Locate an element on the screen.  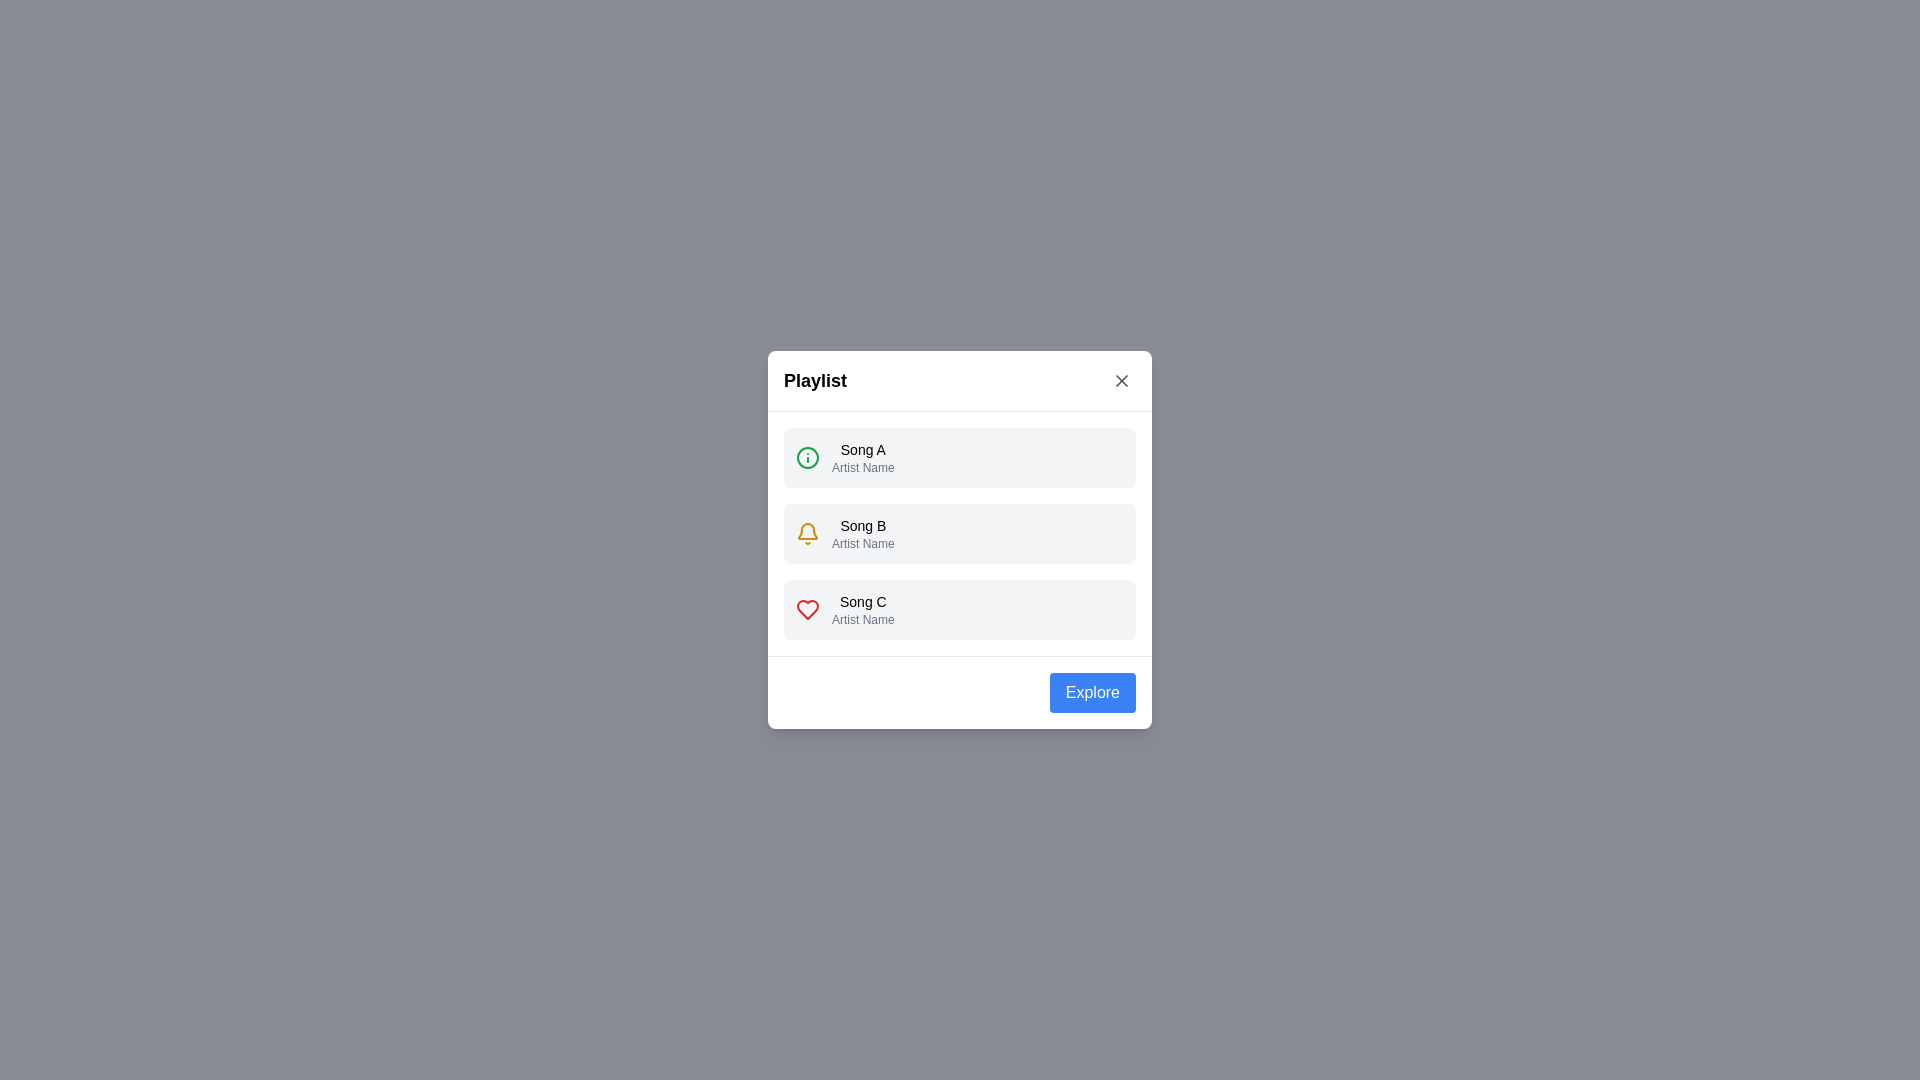
the 'Explore' button in the 'Playlist' modal window to trigger hover effects is located at coordinates (1091, 692).